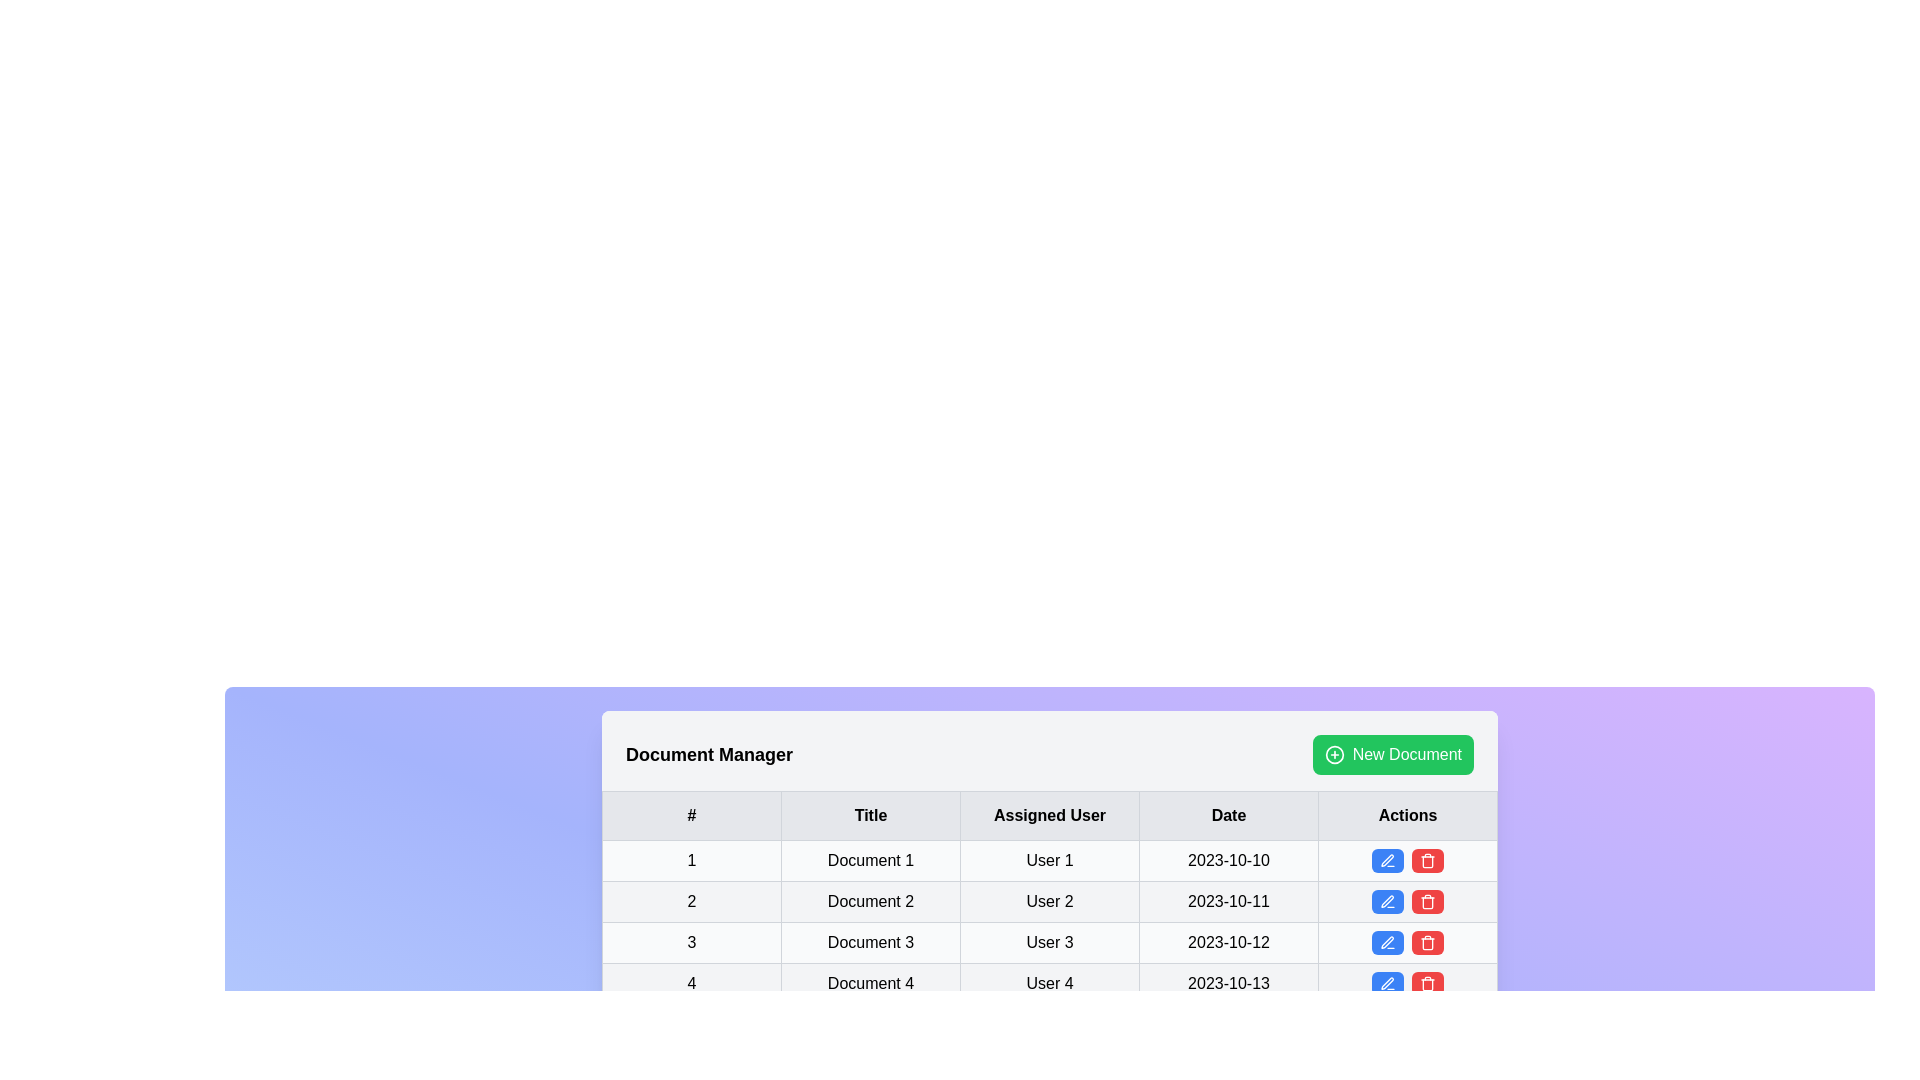 This screenshot has height=1080, width=1920. What do you see at coordinates (1386, 942) in the screenshot?
I see `the blue button with a pen icon in the 'Actions' column for 'Document 3' to initiate the editing action` at bounding box center [1386, 942].